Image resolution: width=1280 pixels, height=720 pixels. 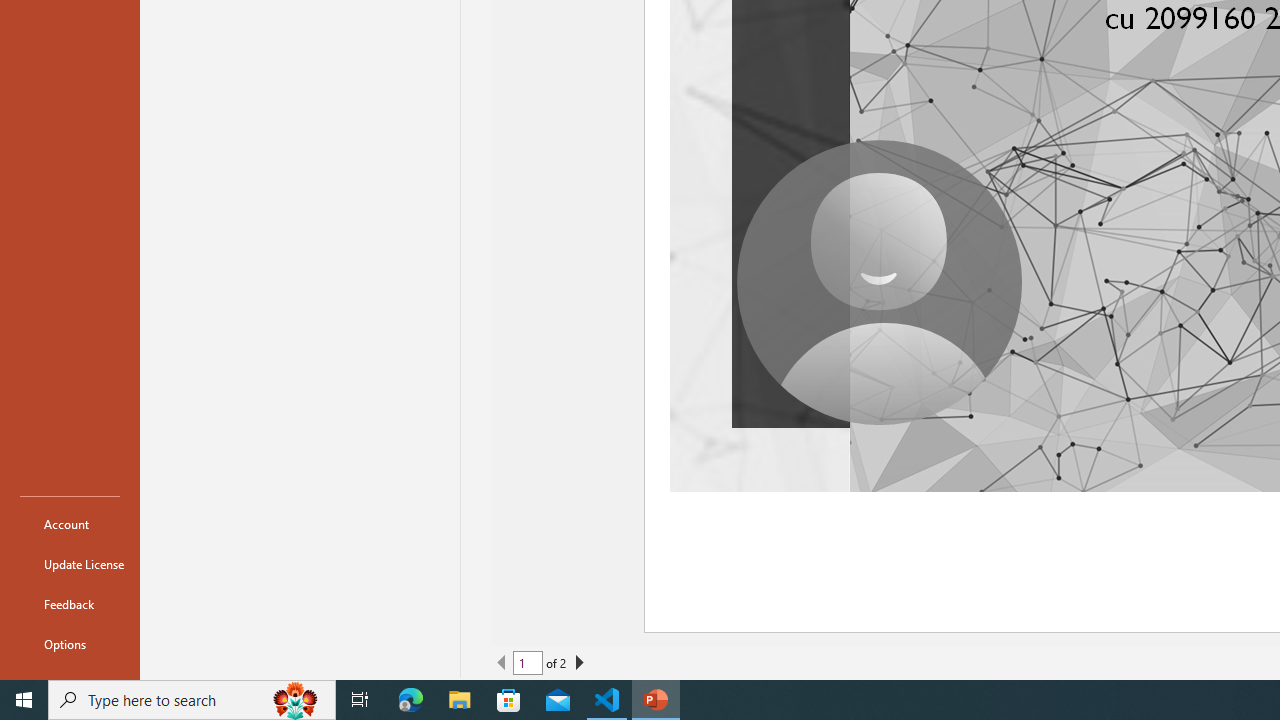 I want to click on 'Feedback', so click(x=69, y=603).